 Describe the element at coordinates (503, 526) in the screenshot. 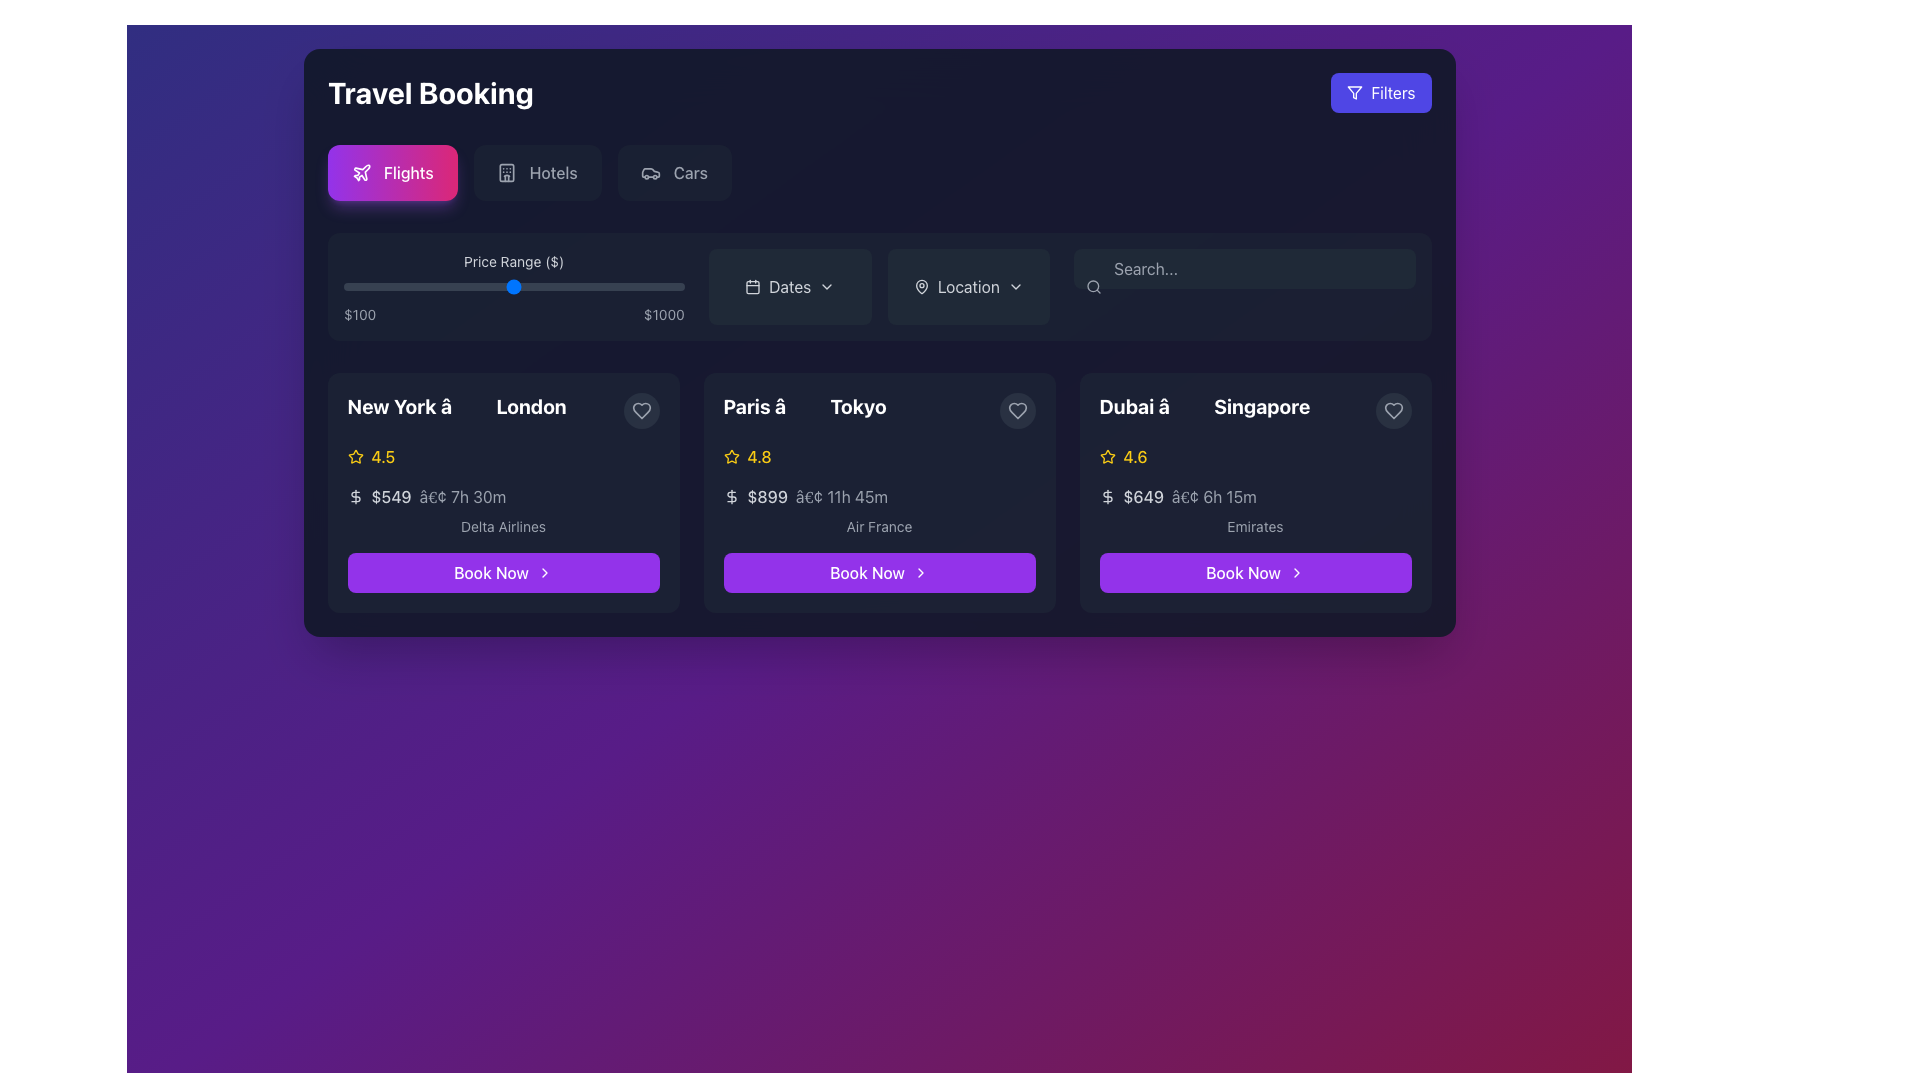

I see `the static text label displaying 'Delta Airlines' in a smaller, gray font, located below the flight price and duration details and above the 'Book Now' button` at that location.